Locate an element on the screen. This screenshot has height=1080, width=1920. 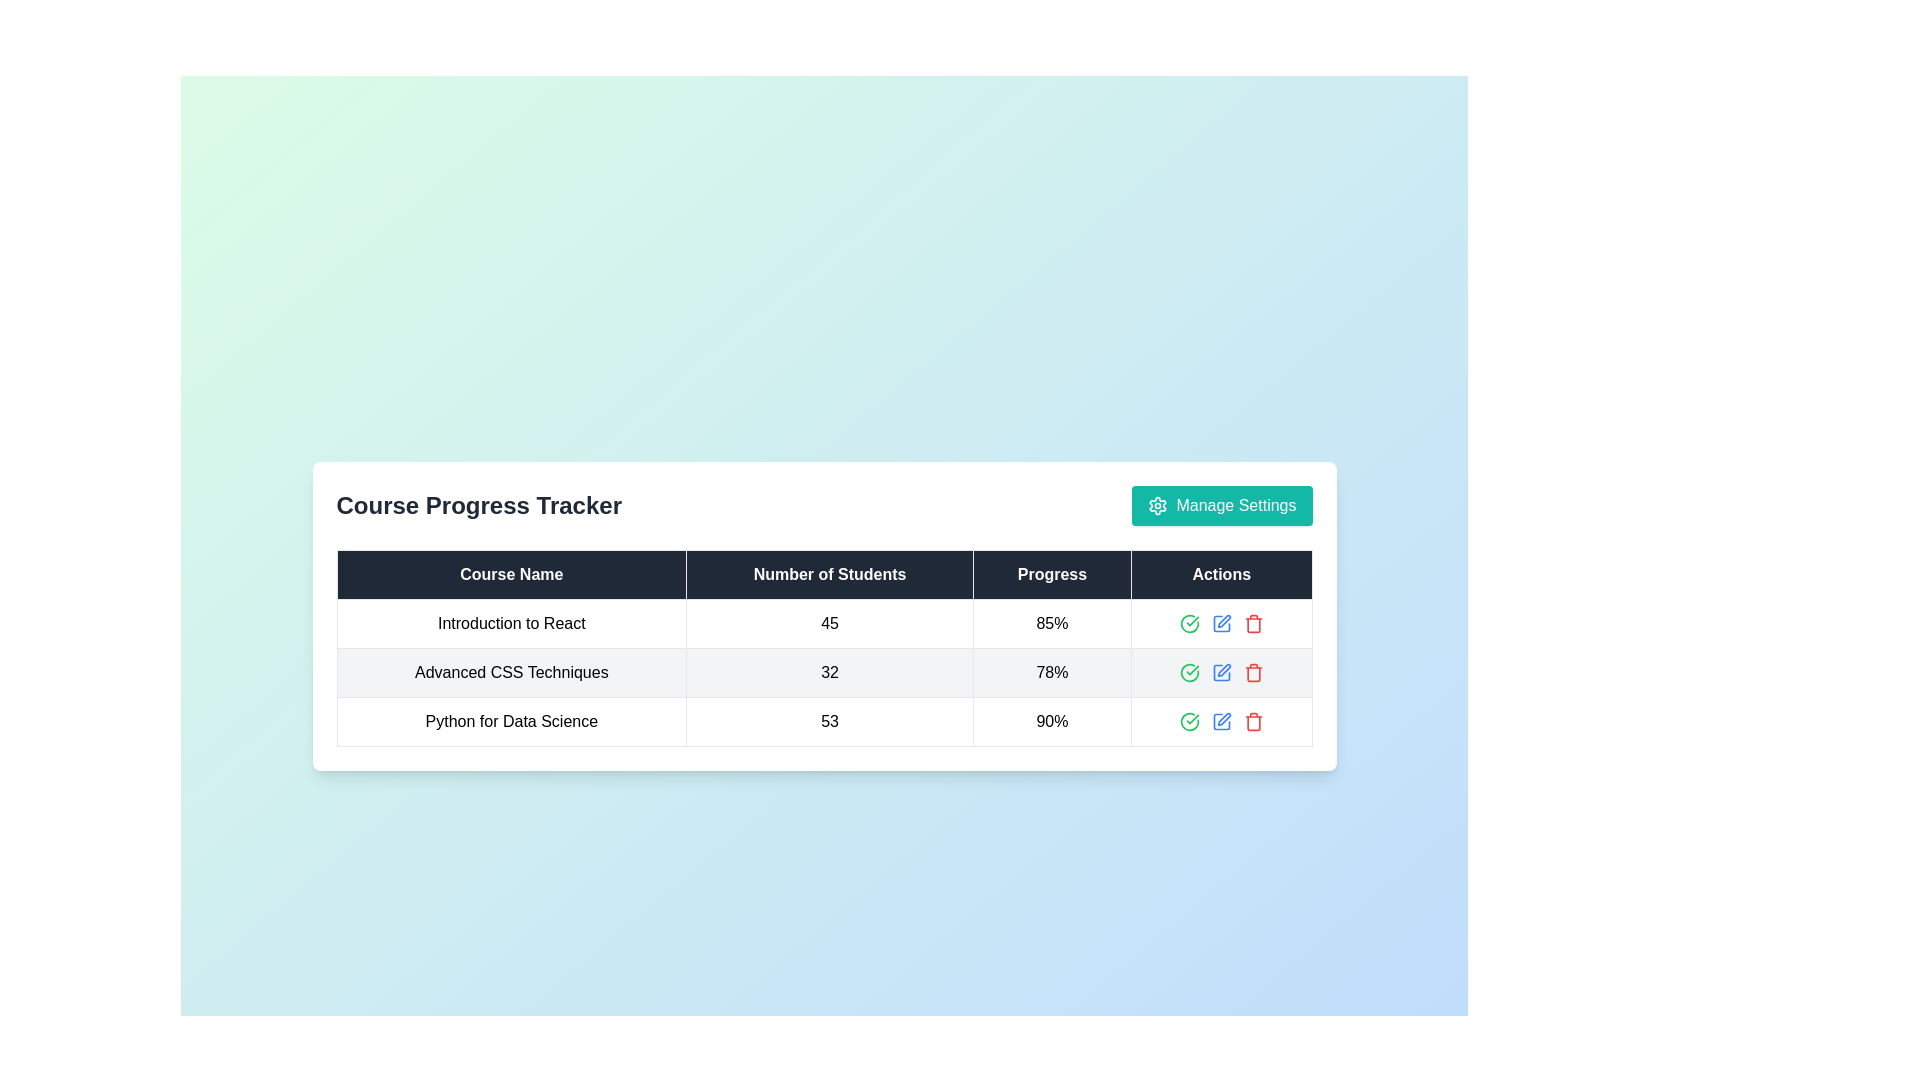
the gear-shaped icon with a teal background and white outline located to the left of the 'Manage Settings' text for accessibility interactions is located at coordinates (1158, 504).